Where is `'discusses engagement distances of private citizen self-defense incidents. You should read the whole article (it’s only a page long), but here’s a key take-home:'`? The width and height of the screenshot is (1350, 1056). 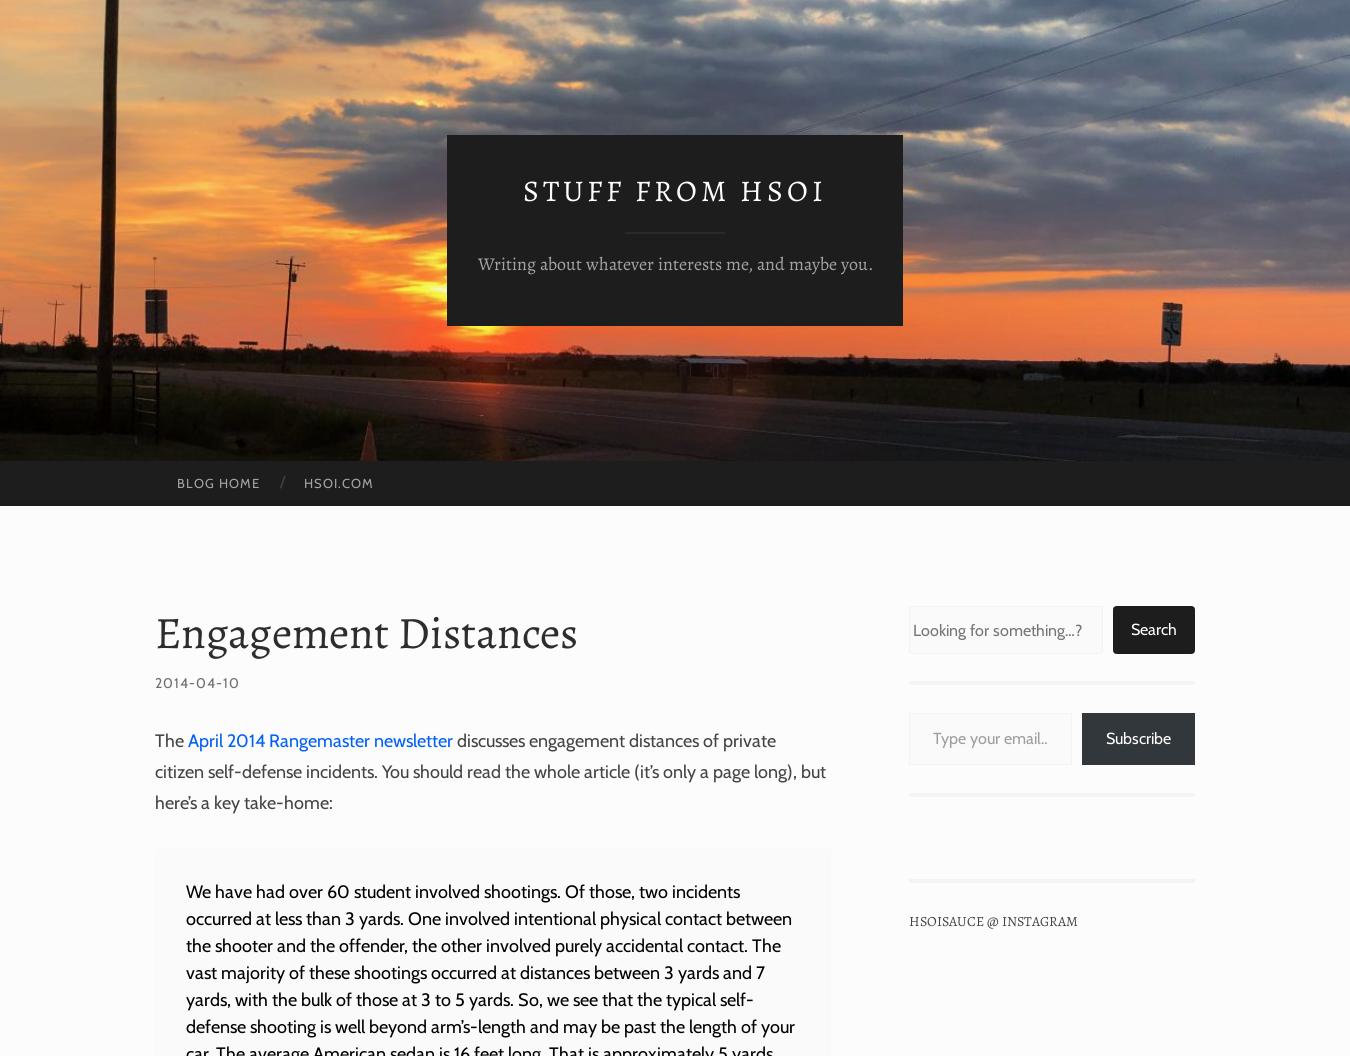 'discusses engagement distances of private citizen self-defense incidents. You should read the whole article (it’s only a page long), but here’s a key take-home:' is located at coordinates (489, 770).